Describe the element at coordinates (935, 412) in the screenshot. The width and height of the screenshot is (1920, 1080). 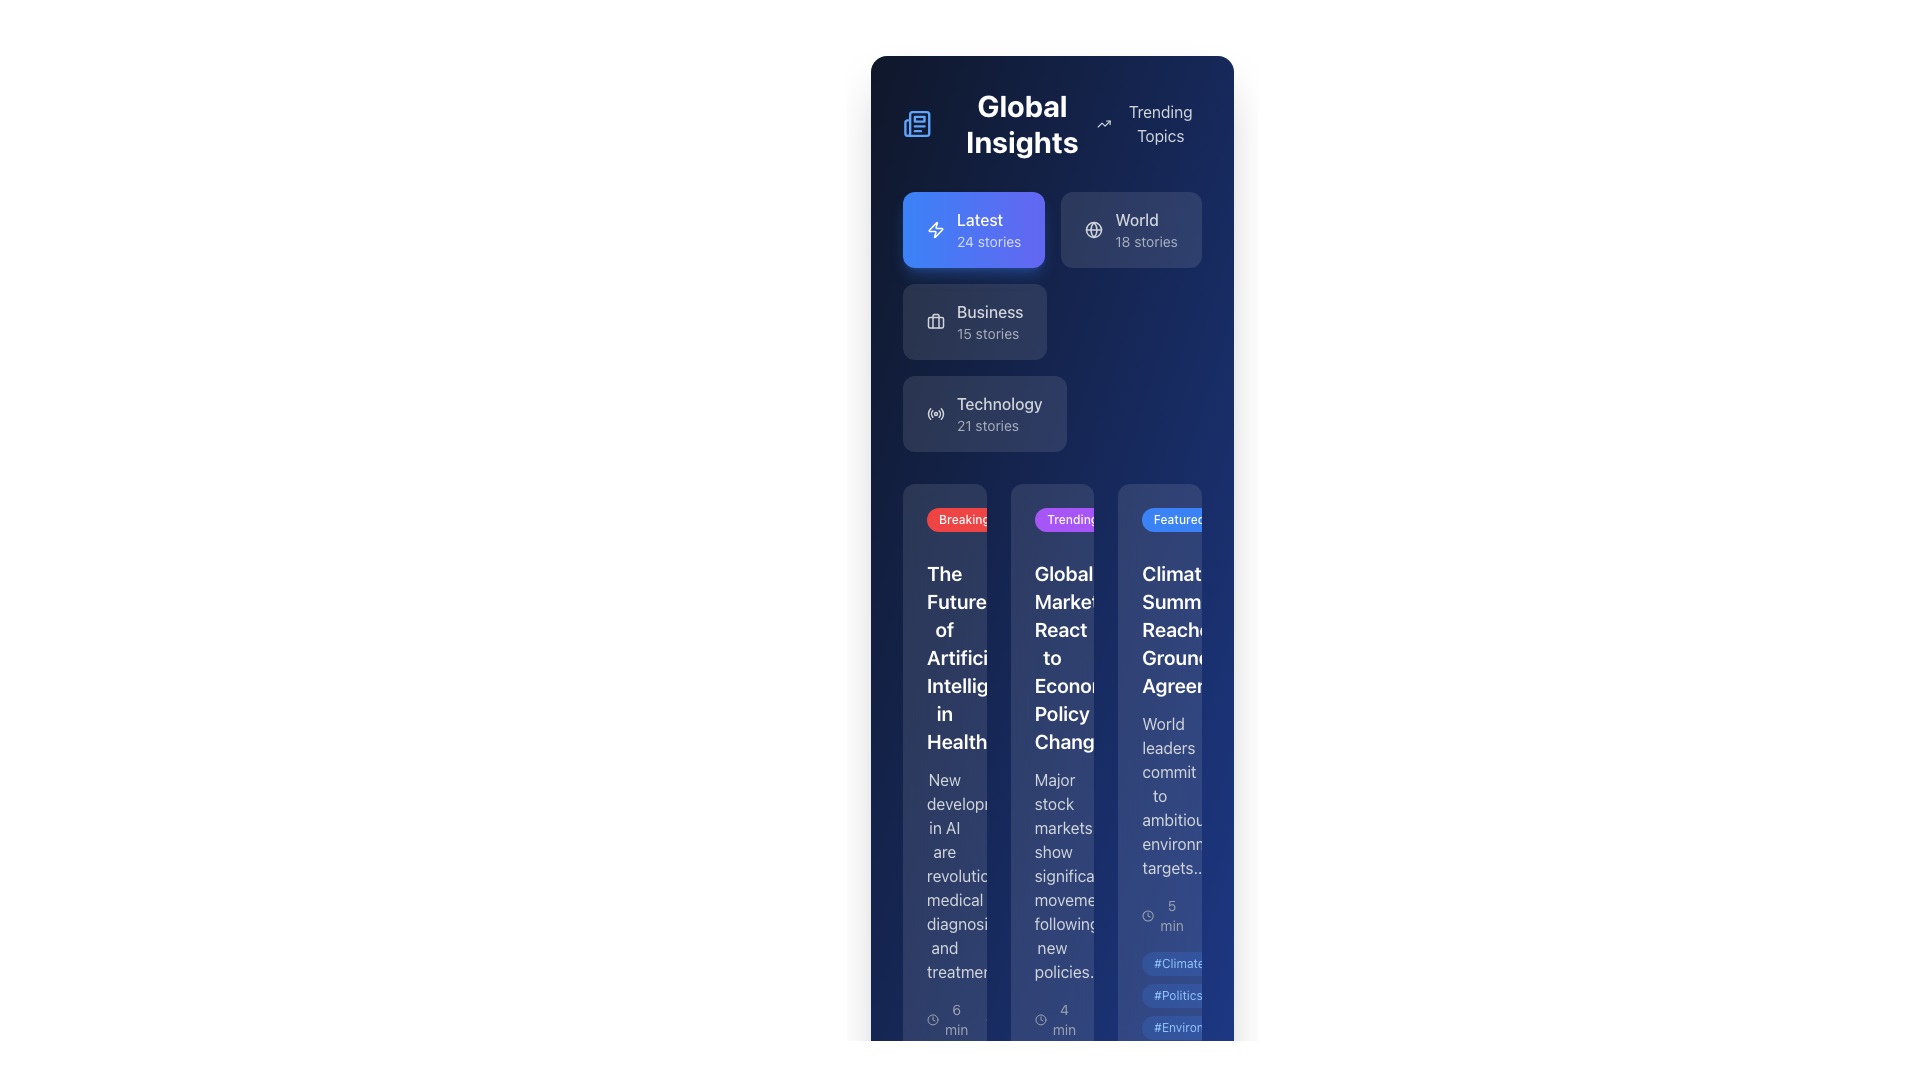
I see `the circular radio symbol icon with waves, located to the left of 'Technology 21 stories' in the fourth category of the sidebar` at that location.